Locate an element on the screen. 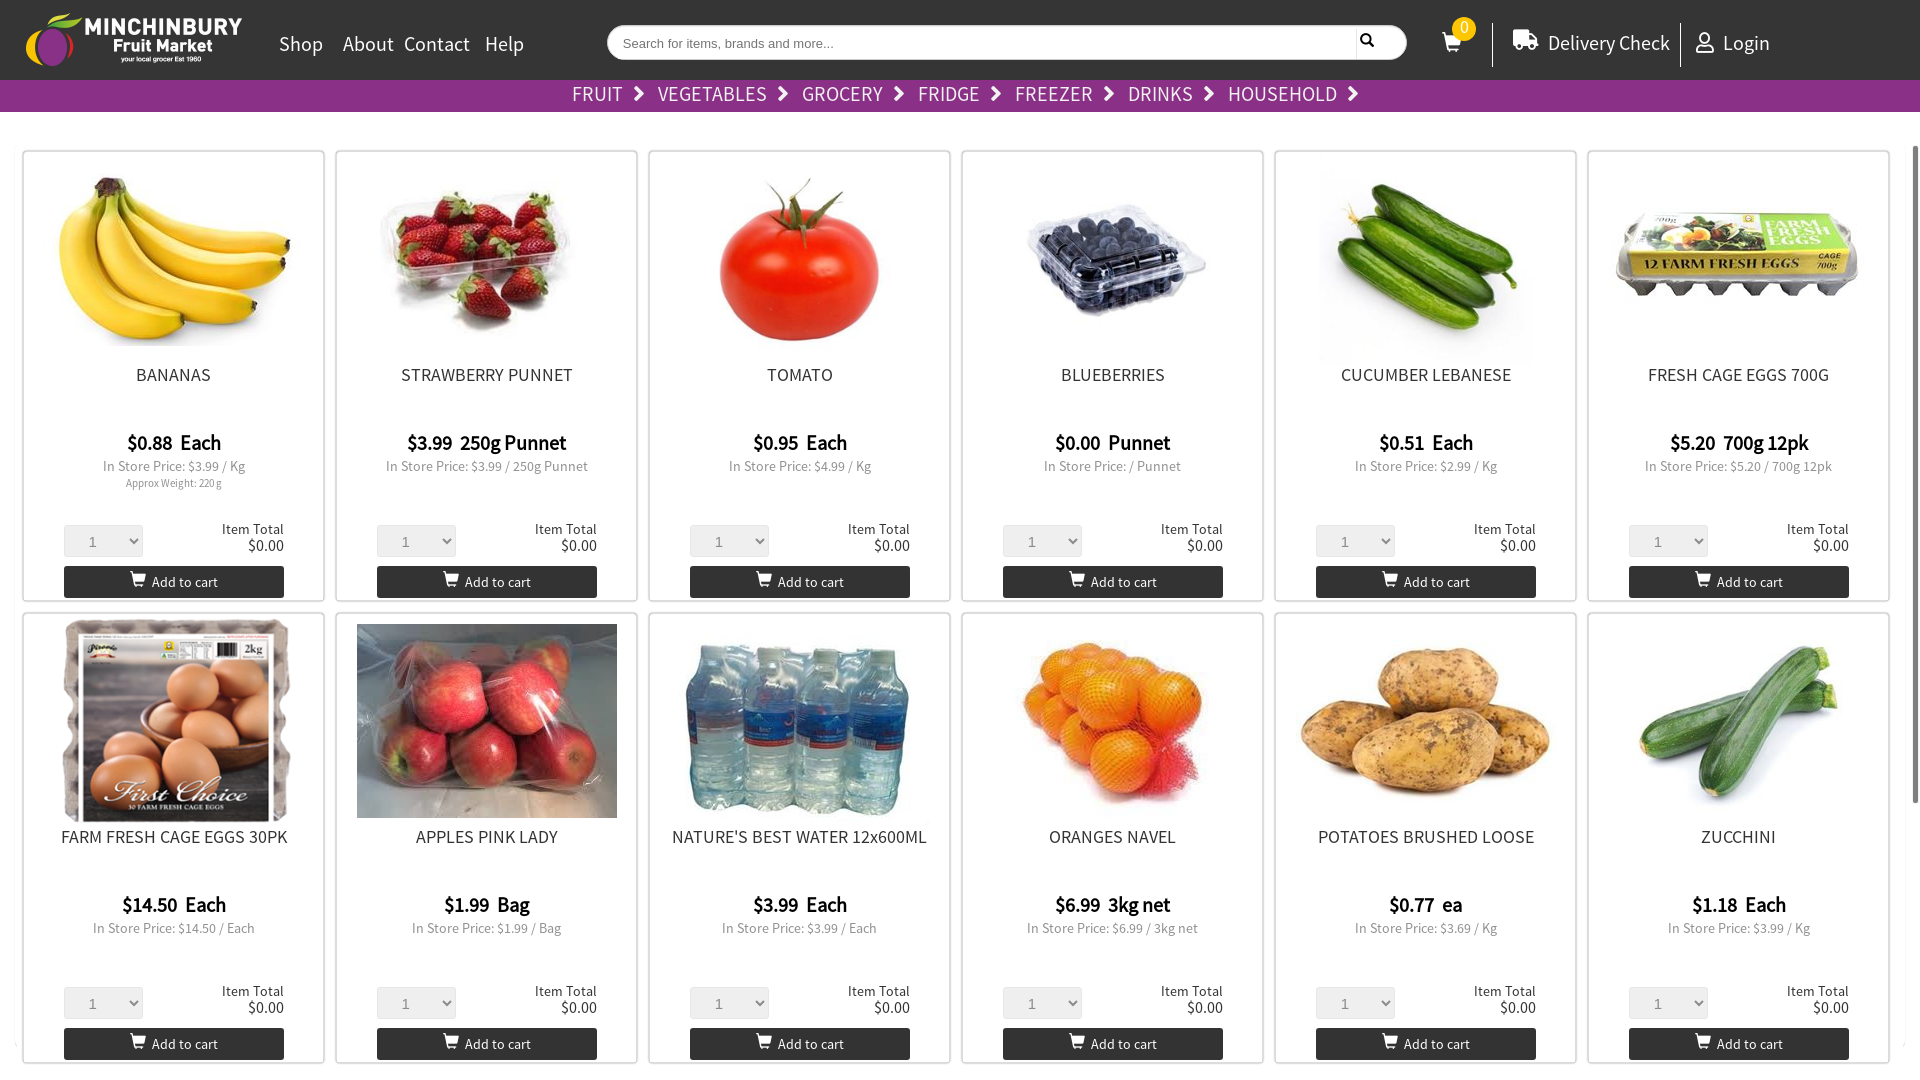  'Show details for ORANGES NAVEL' is located at coordinates (1112, 721).